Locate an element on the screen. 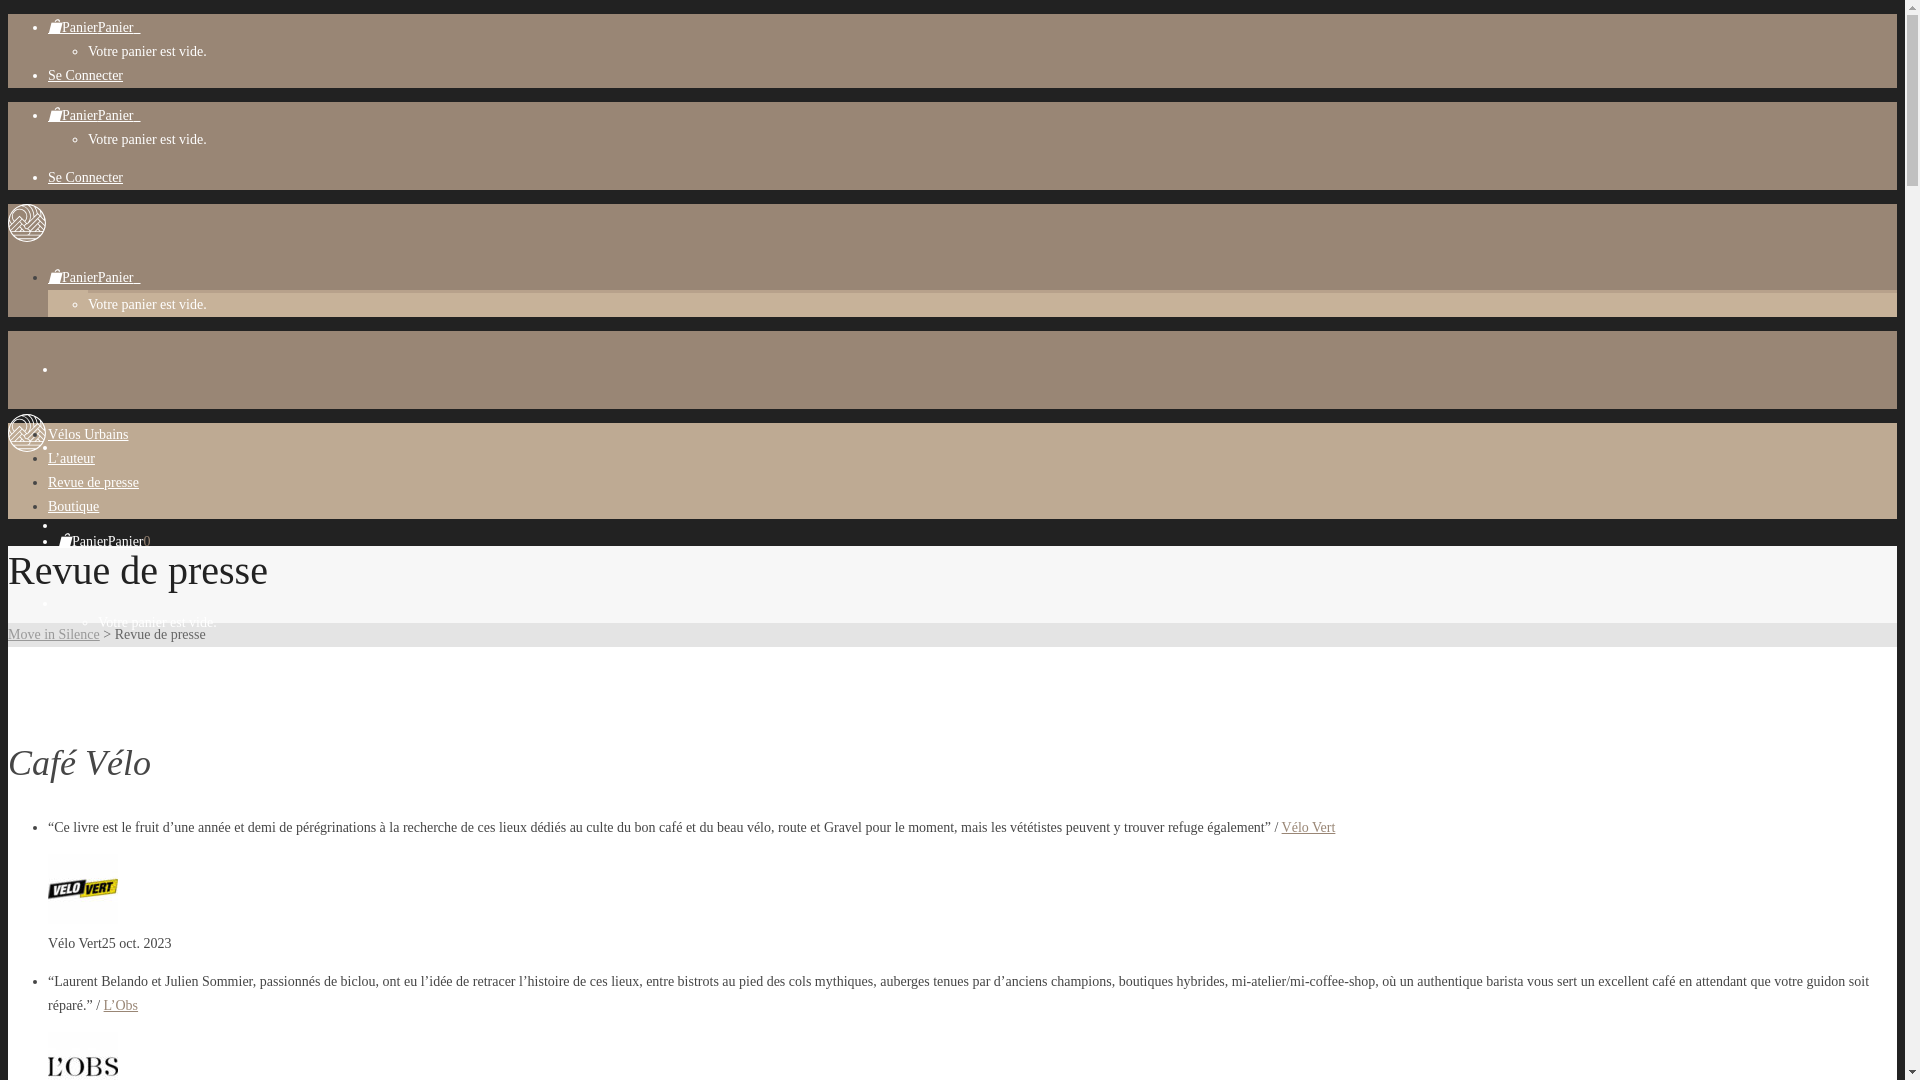  'Boutique' is located at coordinates (73, 505).